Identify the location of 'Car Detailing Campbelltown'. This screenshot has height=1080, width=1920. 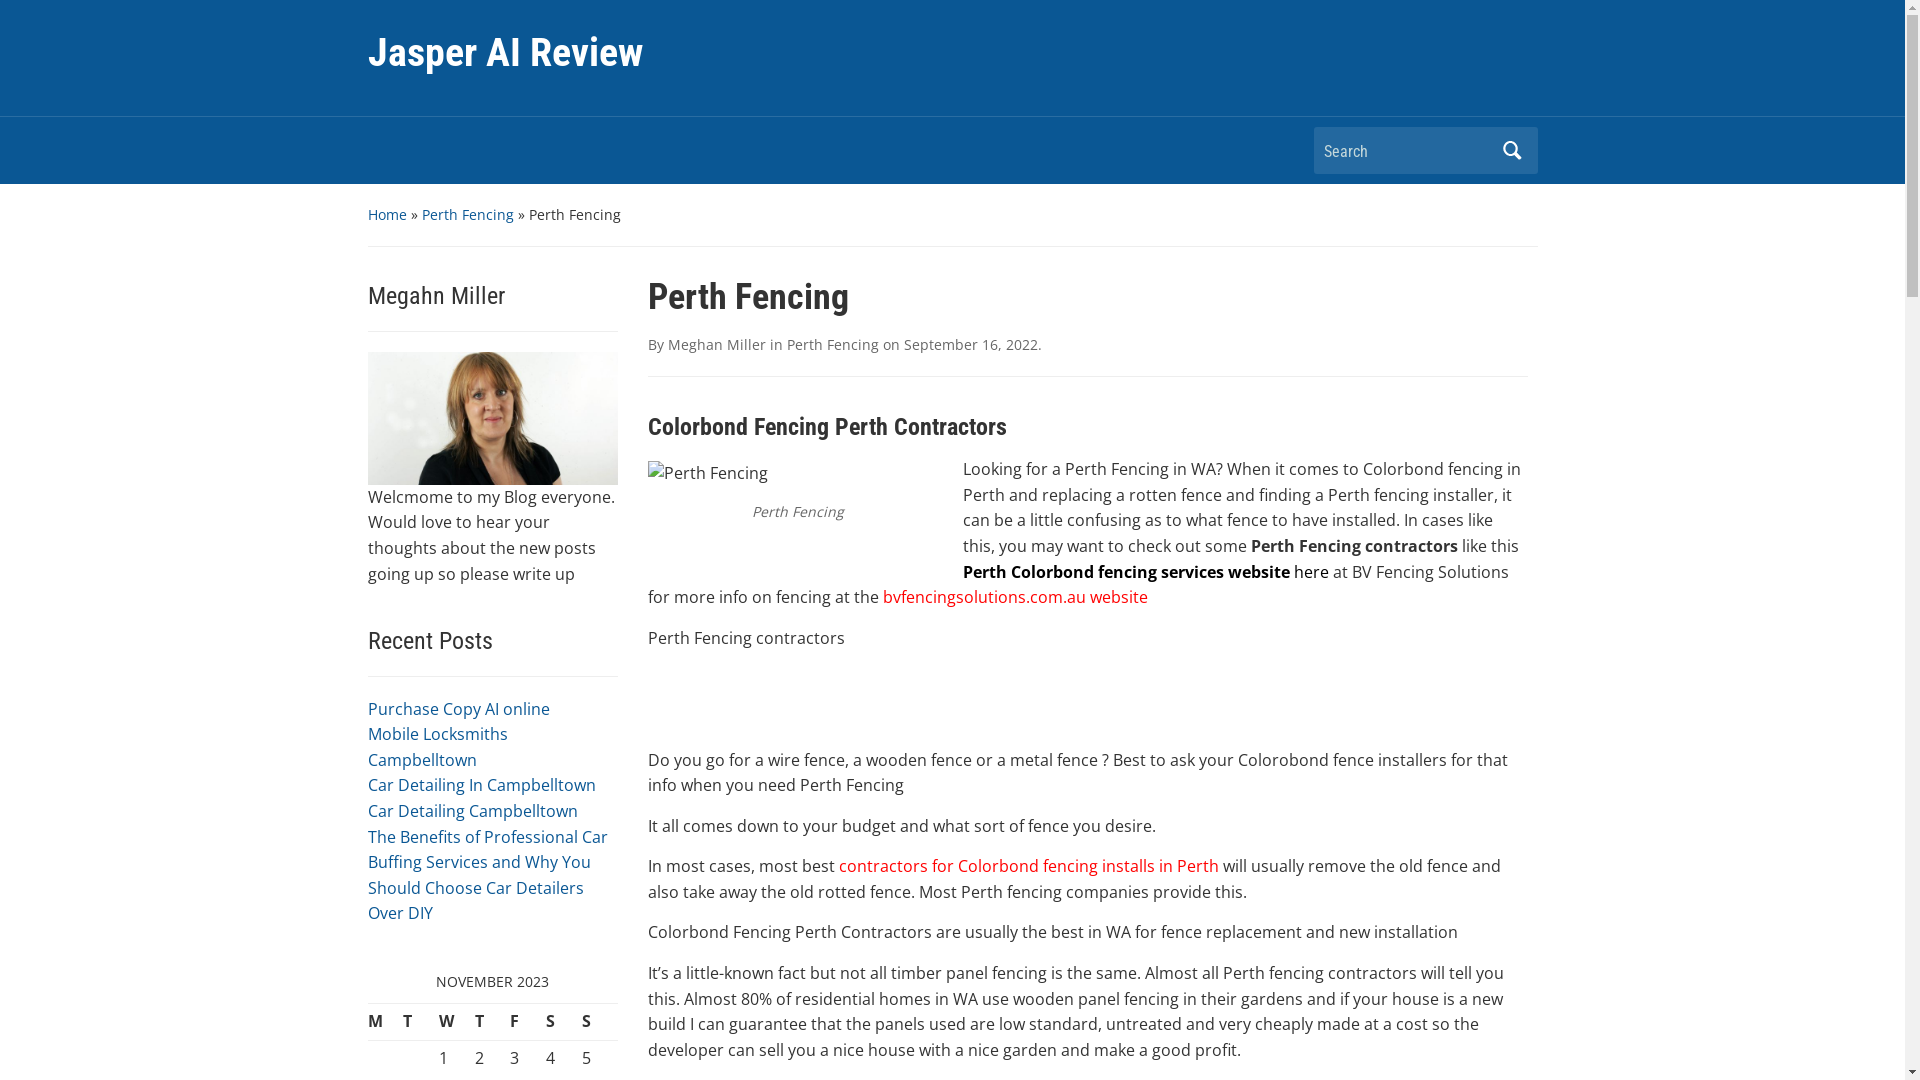
(368, 810).